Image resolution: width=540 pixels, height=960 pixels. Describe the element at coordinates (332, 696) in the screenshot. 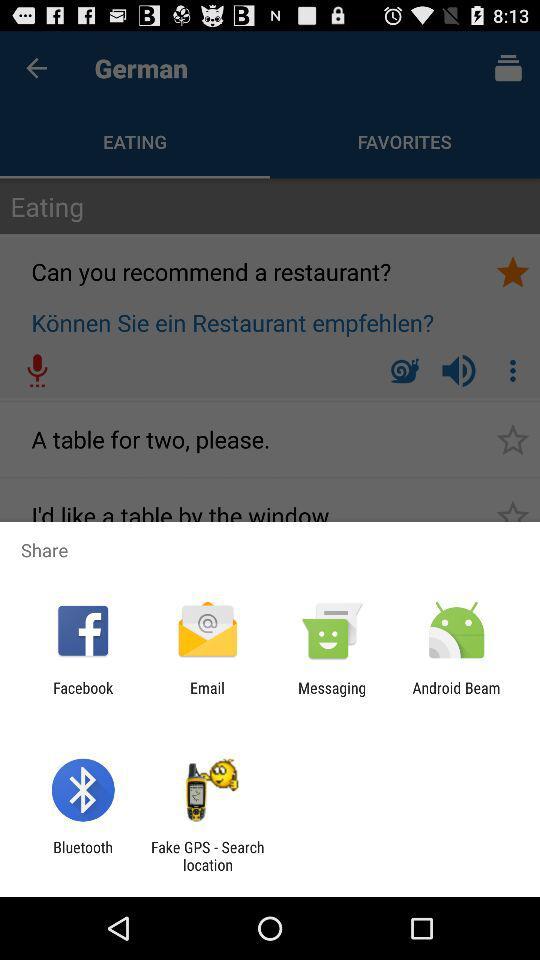

I see `messaging item` at that location.